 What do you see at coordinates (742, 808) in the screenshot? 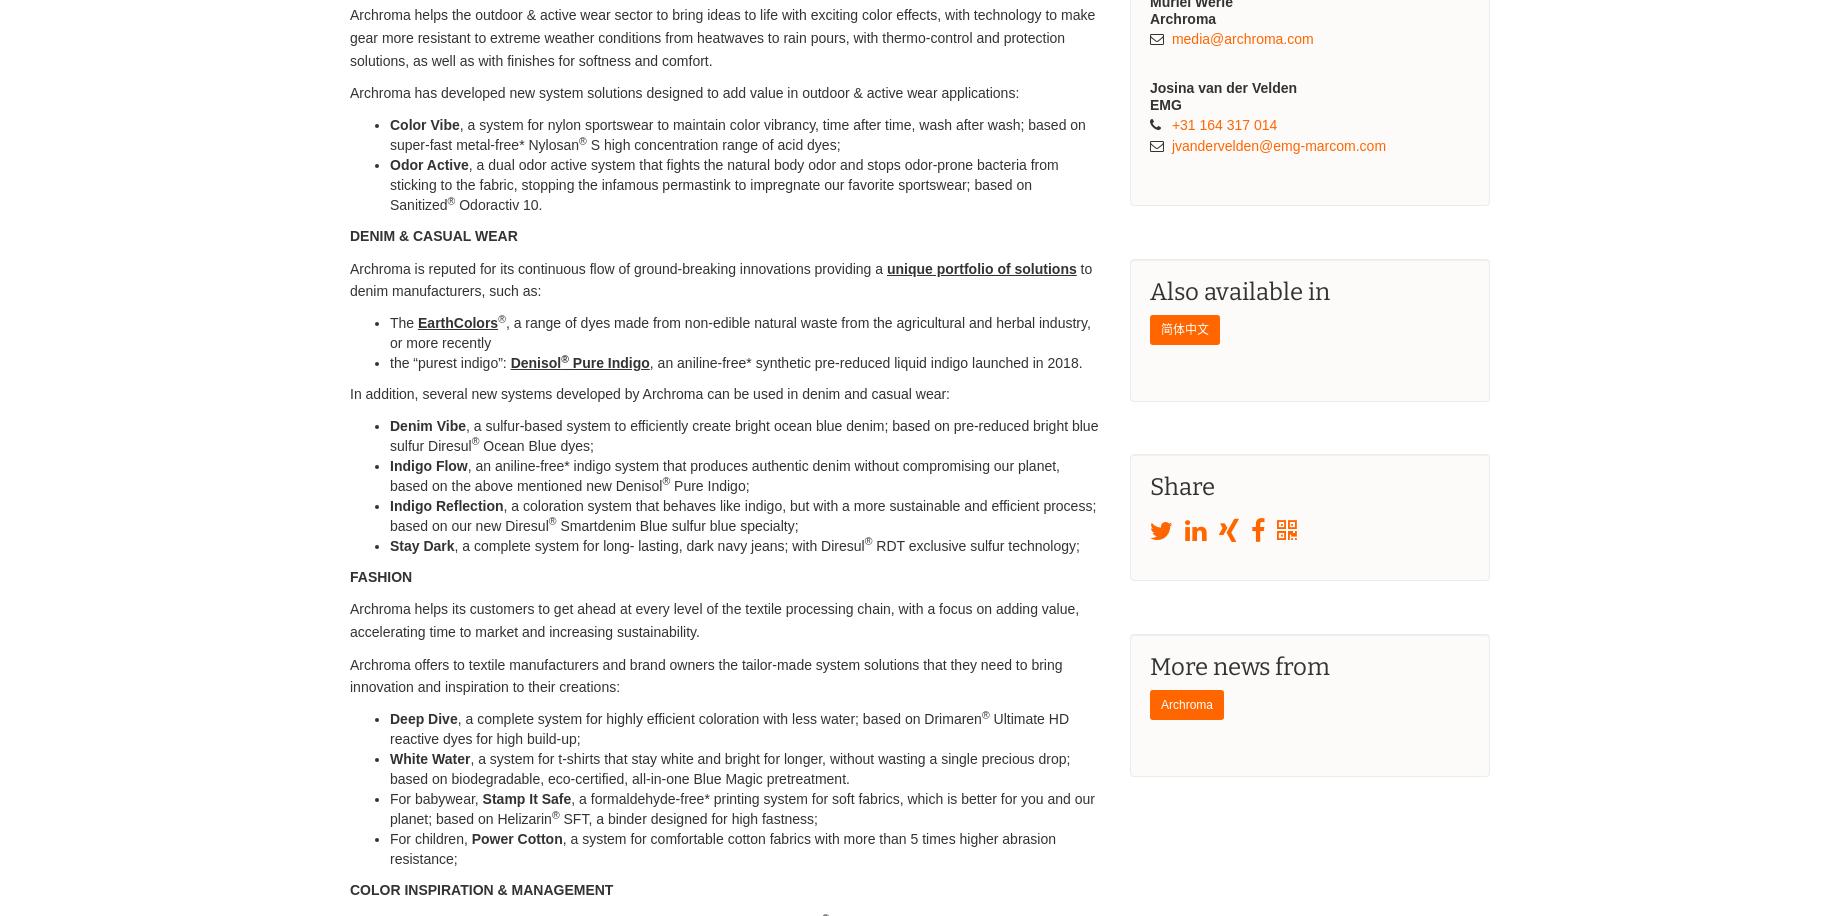
I see `', a formaldehyde-free* printing system for soft fabrics, which is better for you and our planet; based on Helizarin'` at bounding box center [742, 808].